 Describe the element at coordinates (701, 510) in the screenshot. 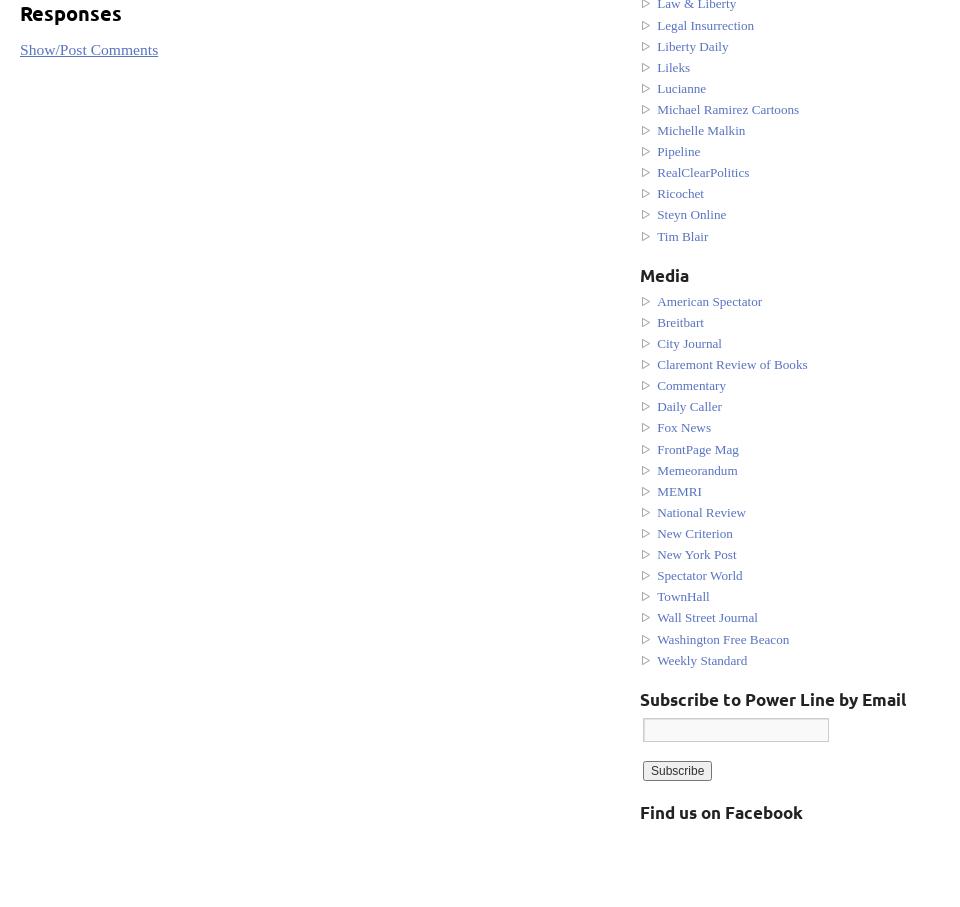

I see `'National Review'` at that location.